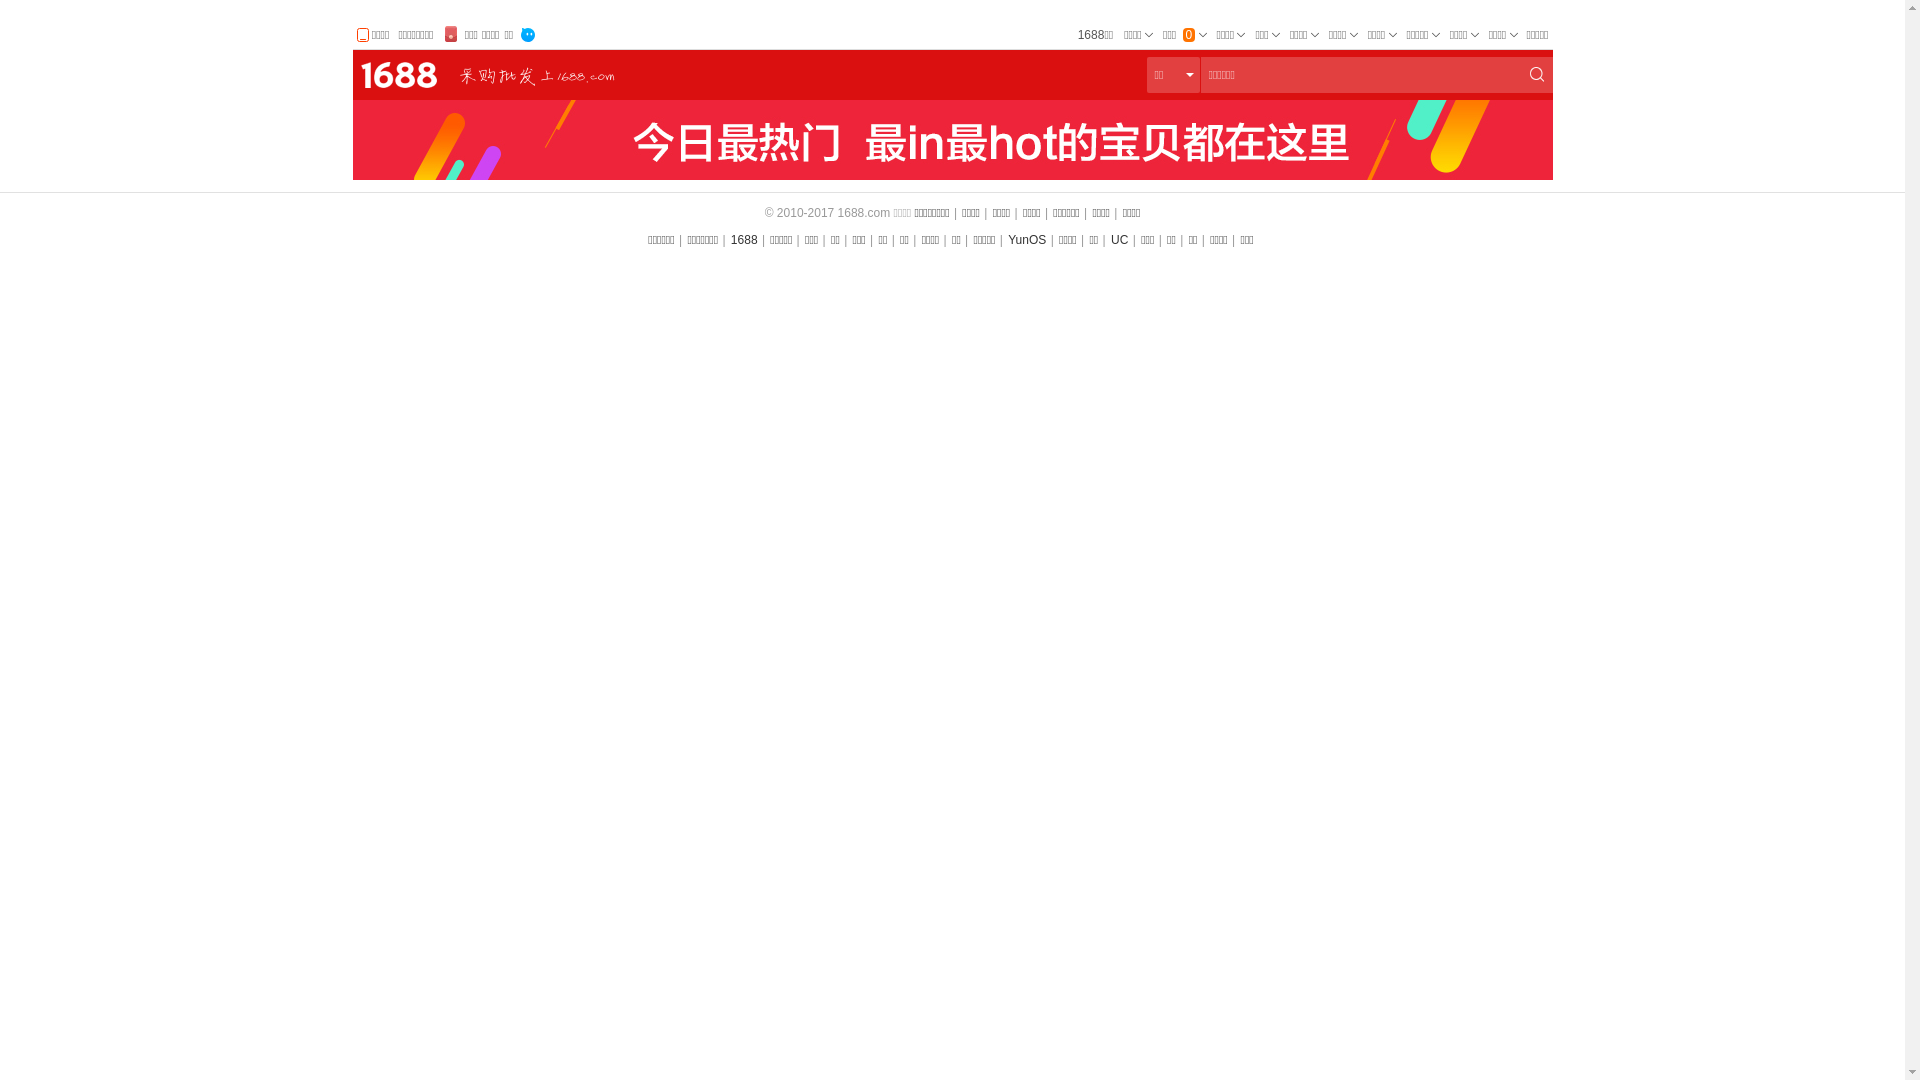 The height and width of the screenshot is (1080, 1920). What do you see at coordinates (1109, 238) in the screenshot?
I see `'UC'` at bounding box center [1109, 238].